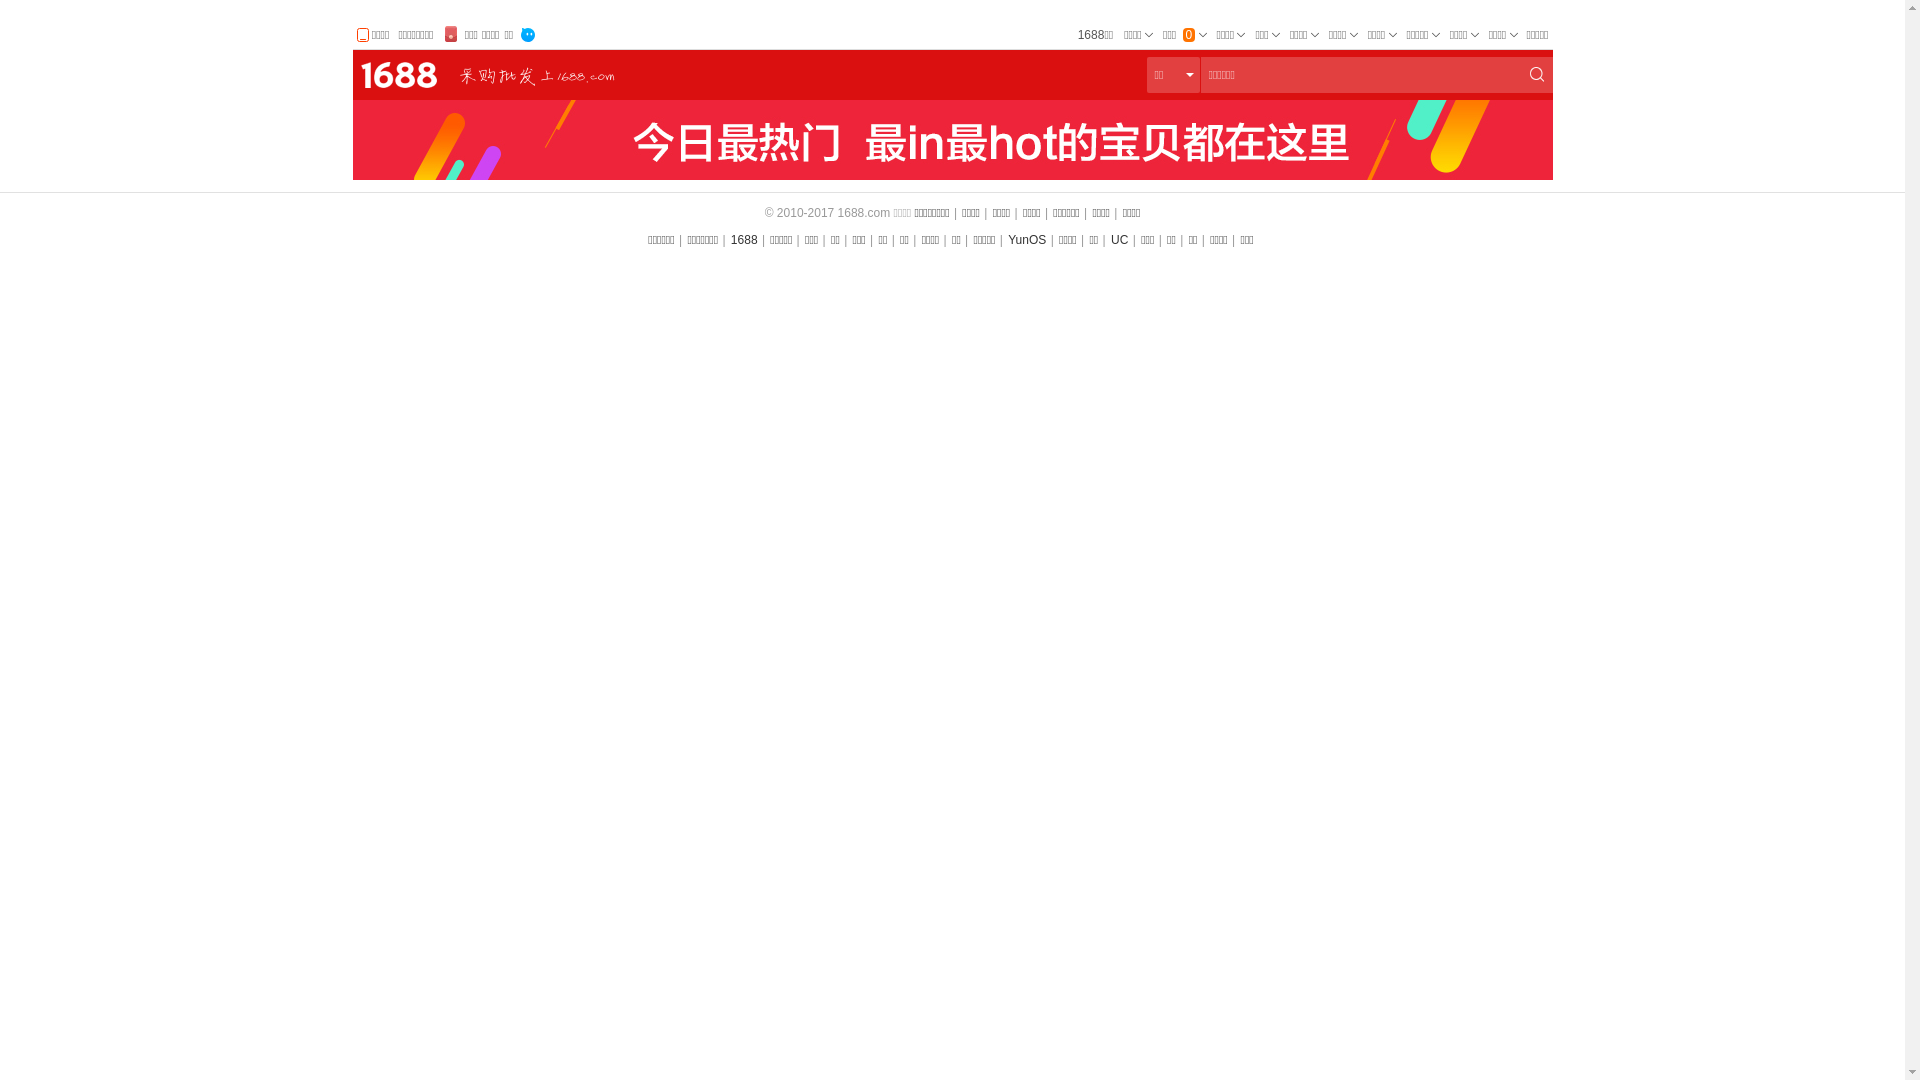 The height and width of the screenshot is (1080, 1920). What do you see at coordinates (1109, 238) in the screenshot?
I see `'UC'` at bounding box center [1109, 238].